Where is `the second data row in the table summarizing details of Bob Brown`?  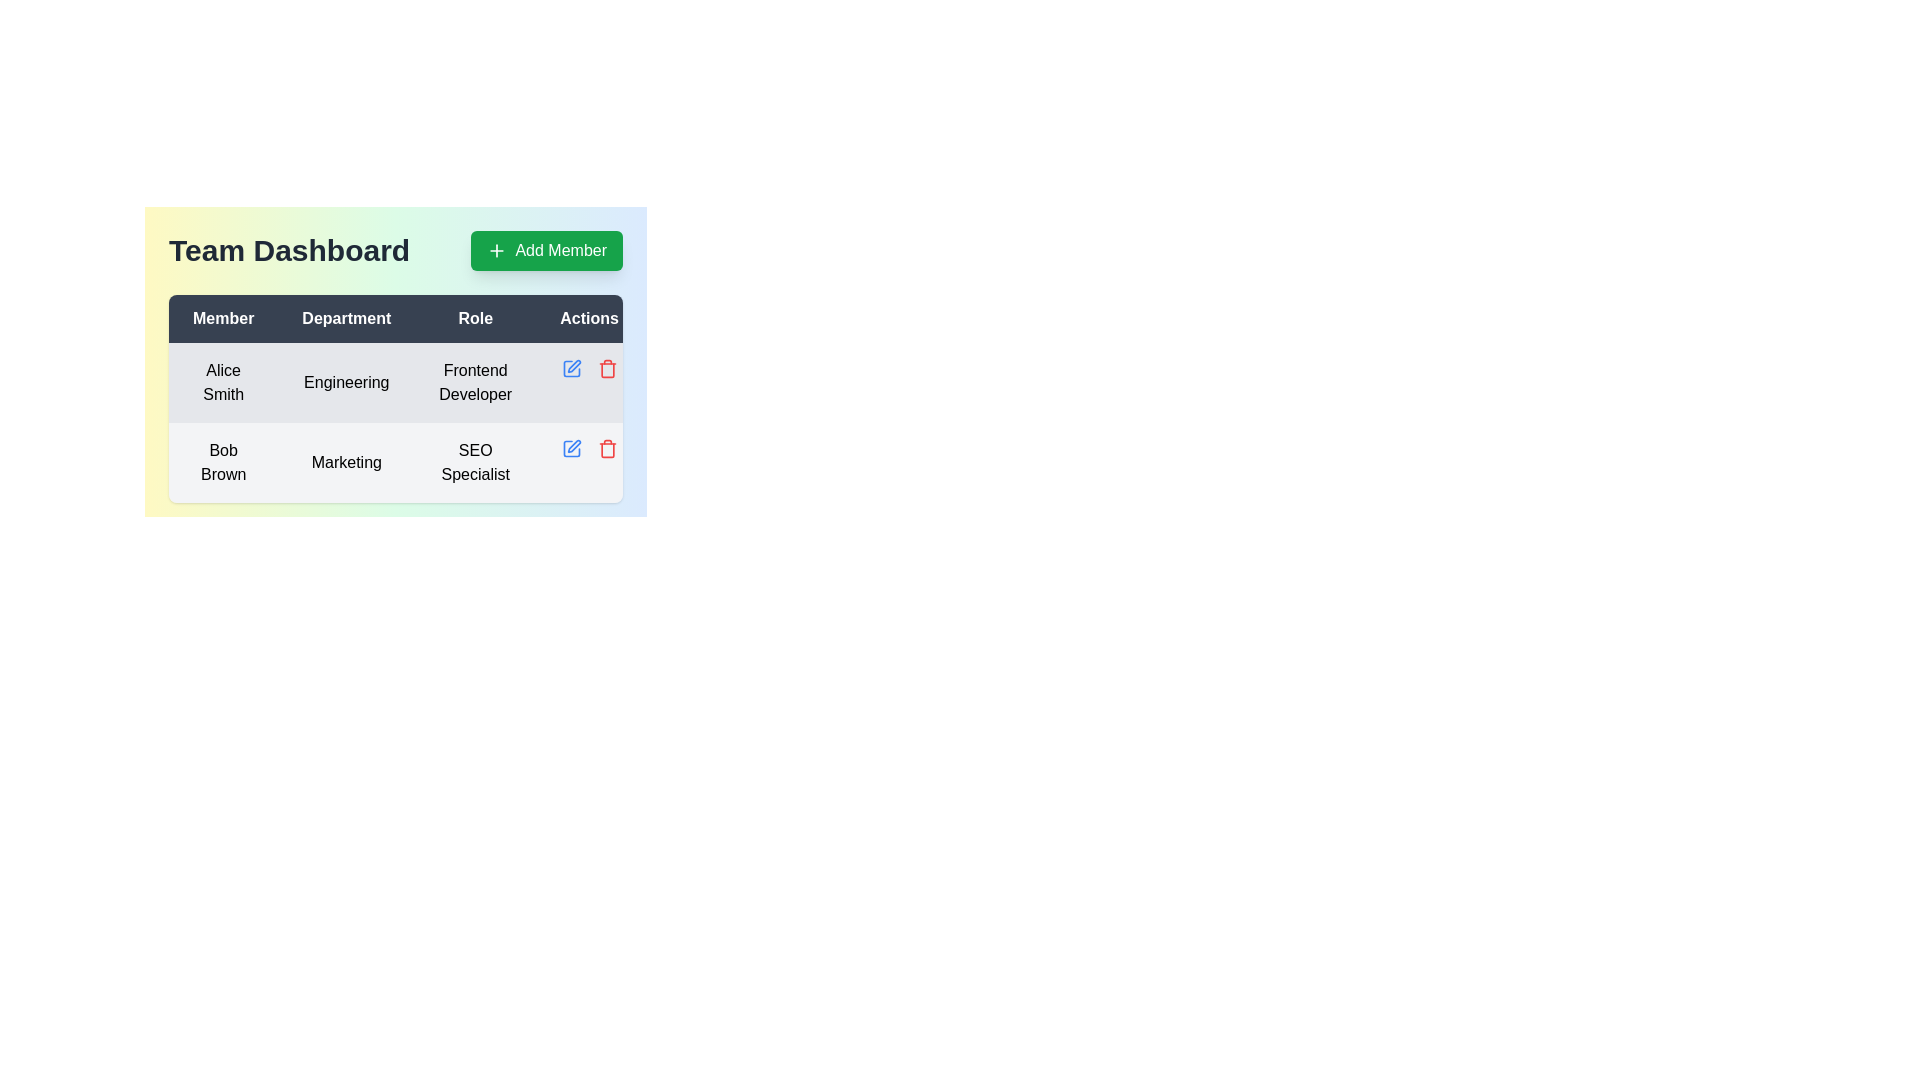 the second data row in the table summarizing details of Bob Brown is located at coordinates (404, 462).